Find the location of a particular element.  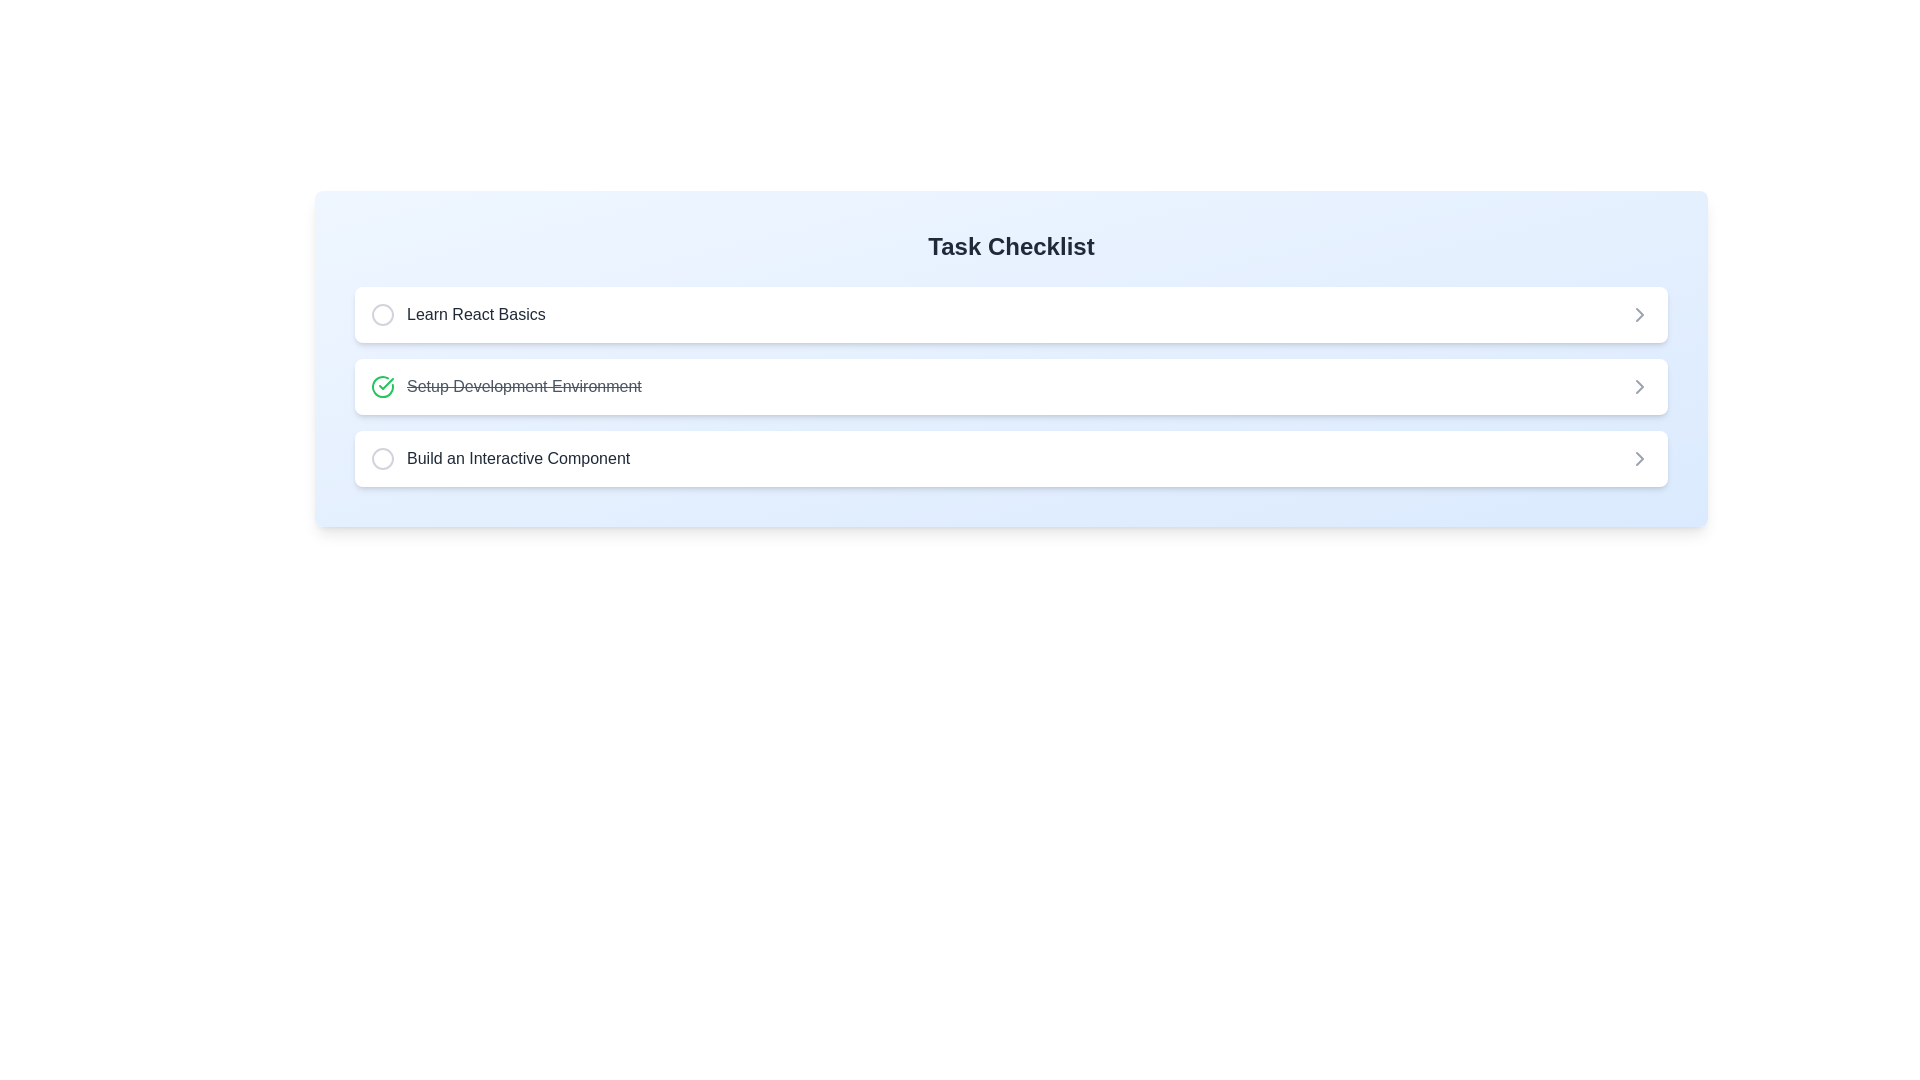

the gray circular outline icon representing the status indicator next to the 'Build an Interactive Component' text is located at coordinates (383, 459).